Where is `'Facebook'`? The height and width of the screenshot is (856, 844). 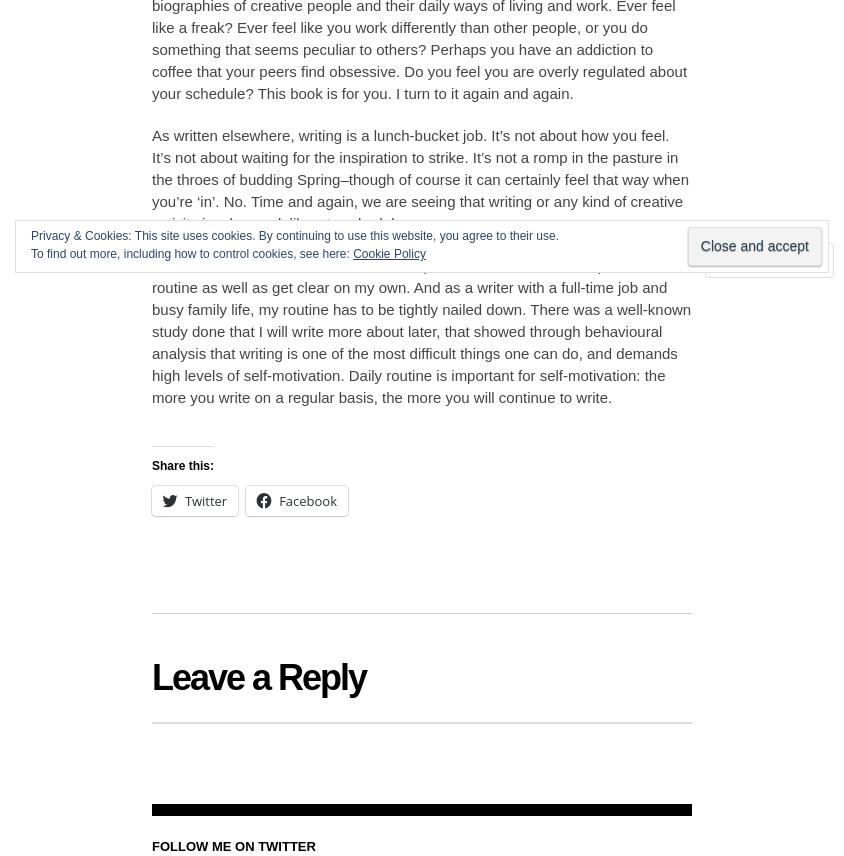
'Facebook' is located at coordinates (306, 498).